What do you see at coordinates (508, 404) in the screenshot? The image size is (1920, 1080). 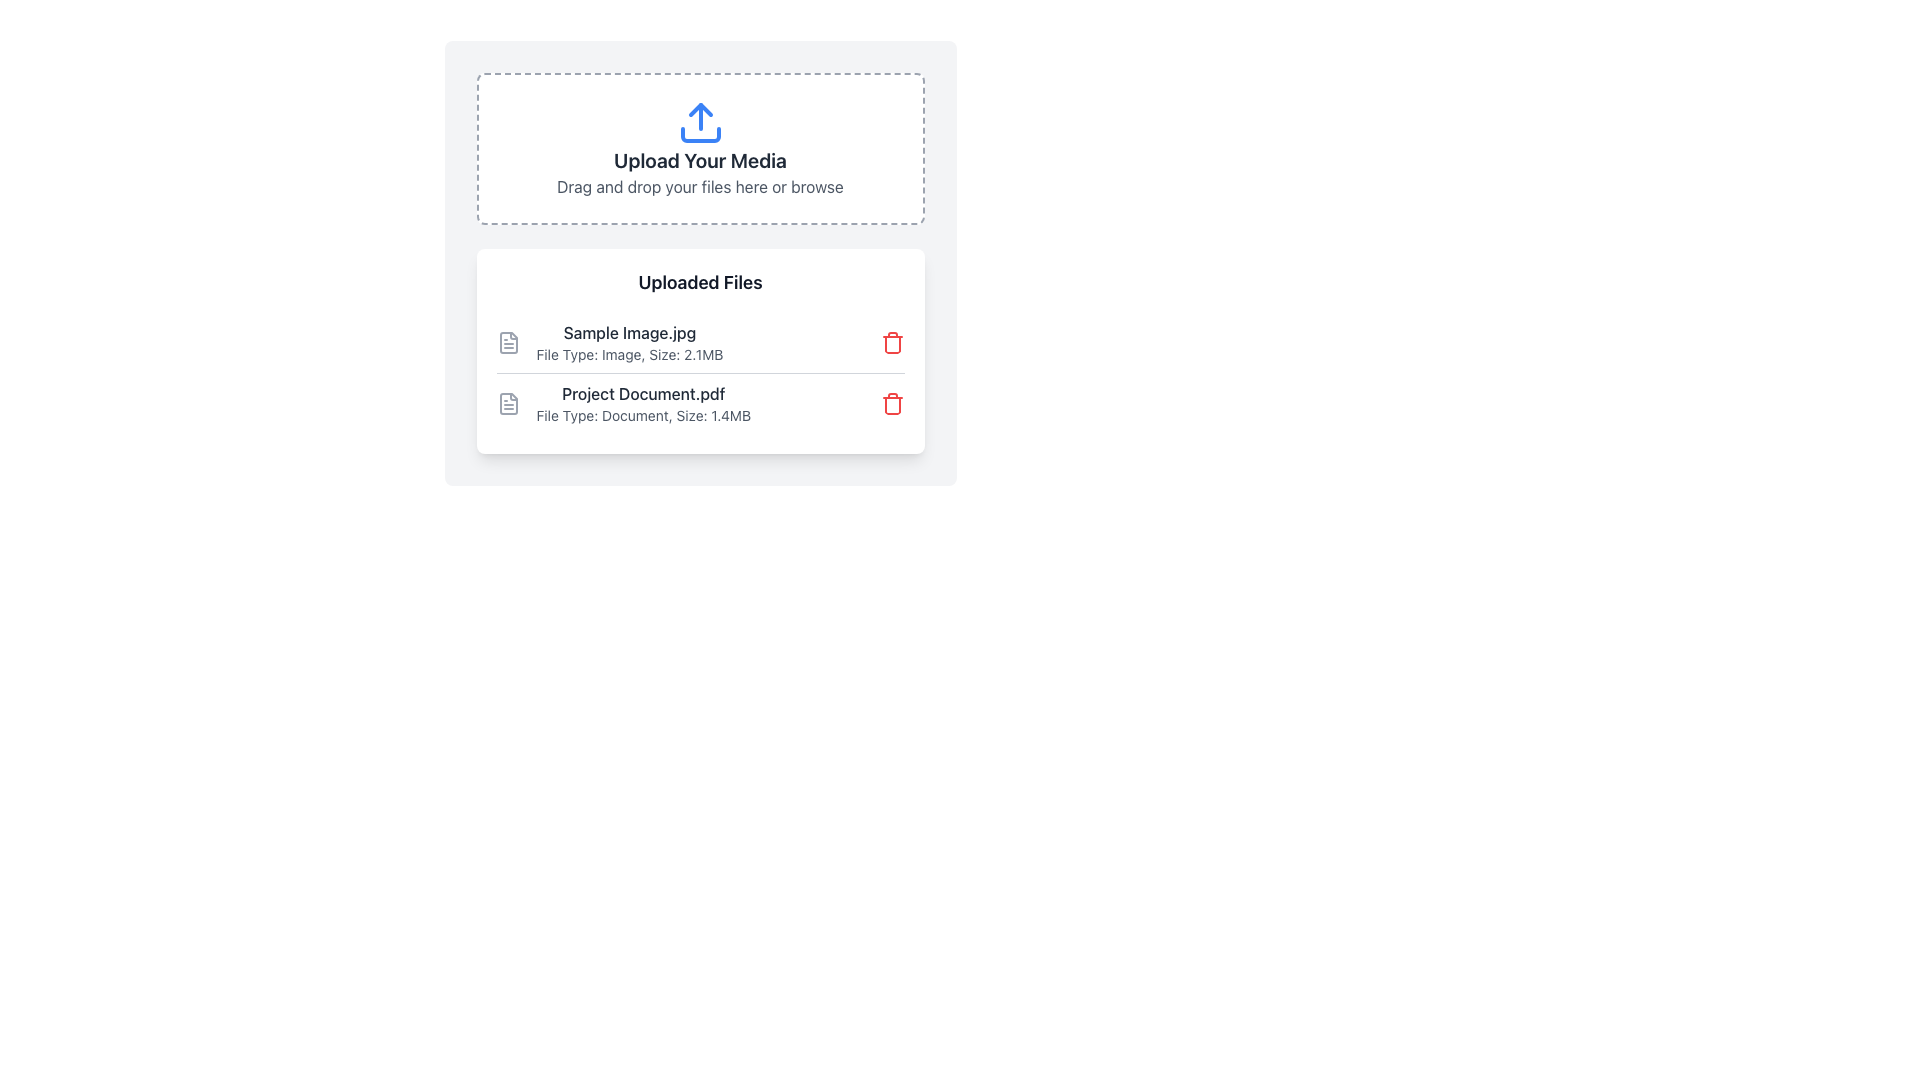 I see `the document icon representing 'Project Document.pdf' in the 'Uploaded Files' section` at bounding box center [508, 404].